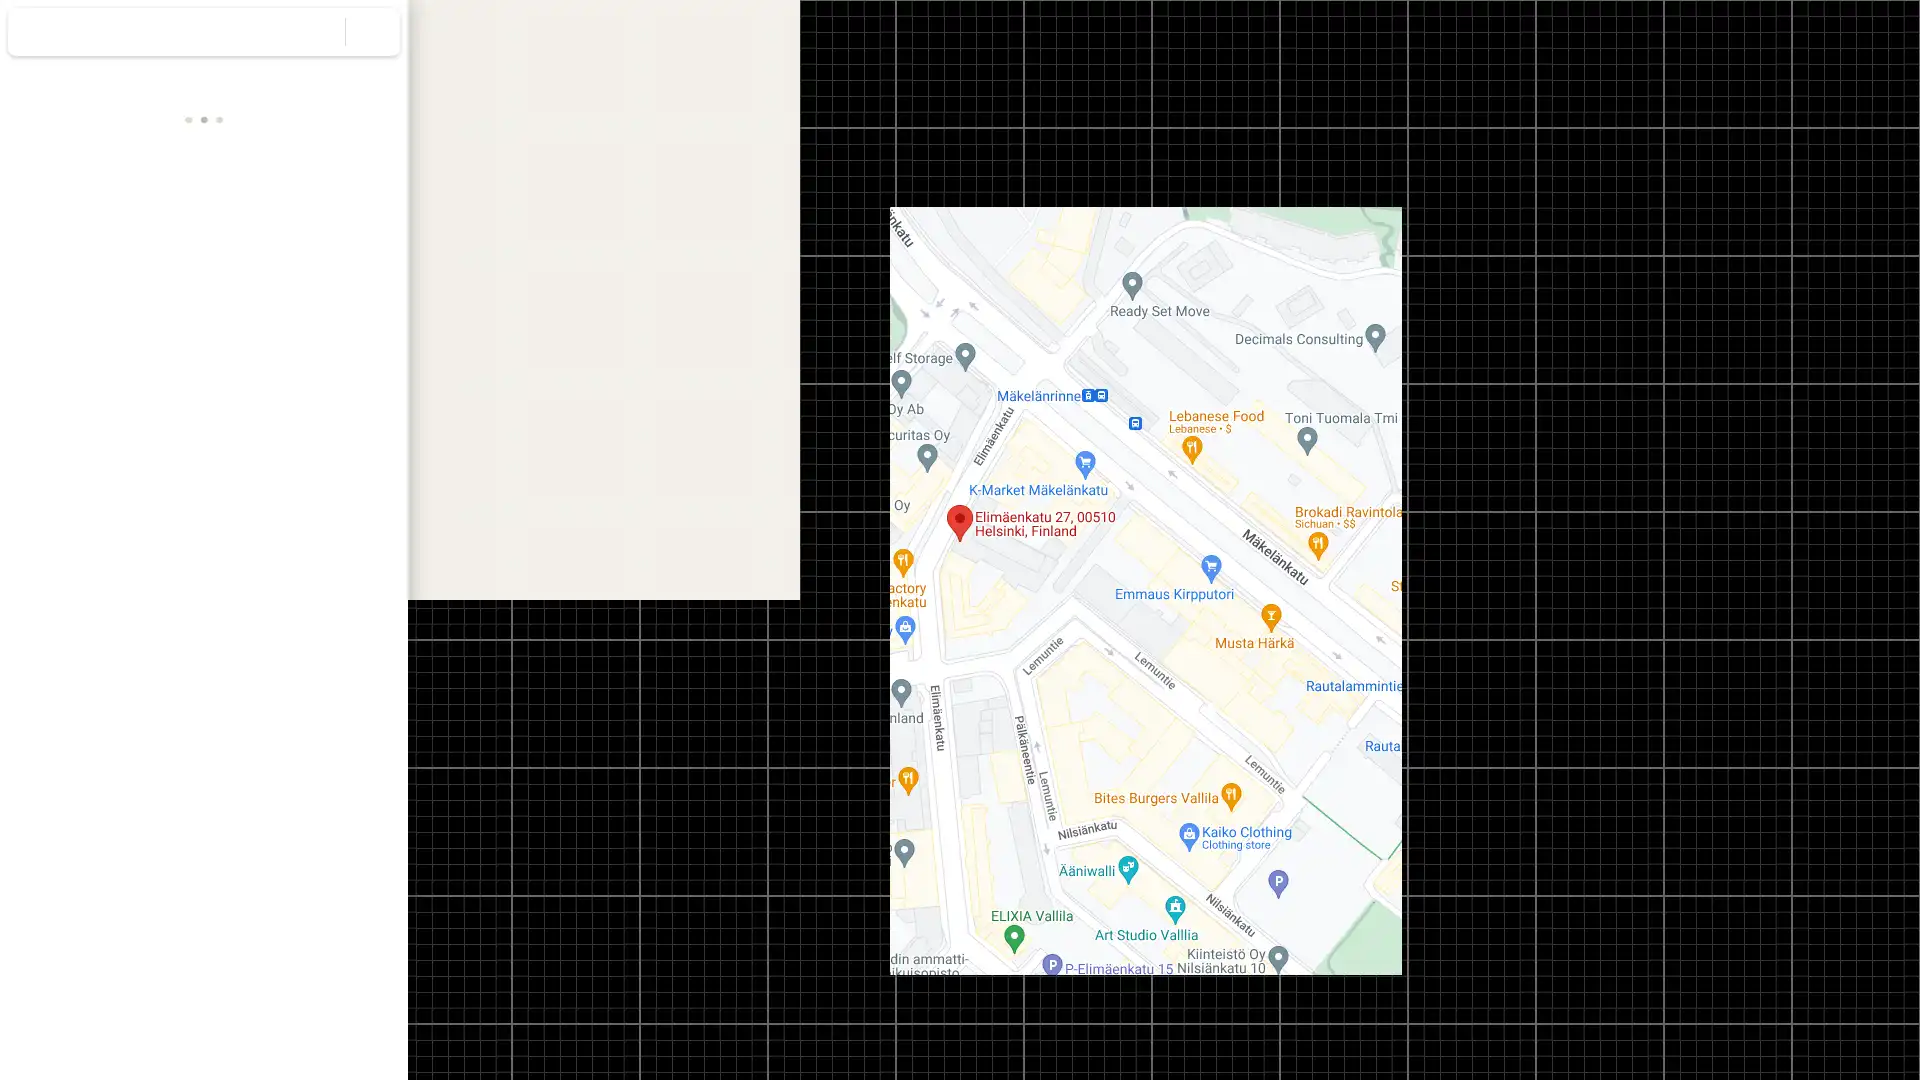 This screenshot has height=1080, width=1920. Describe the element at coordinates (329, 478) in the screenshot. I see `Copy plus code` at that location.